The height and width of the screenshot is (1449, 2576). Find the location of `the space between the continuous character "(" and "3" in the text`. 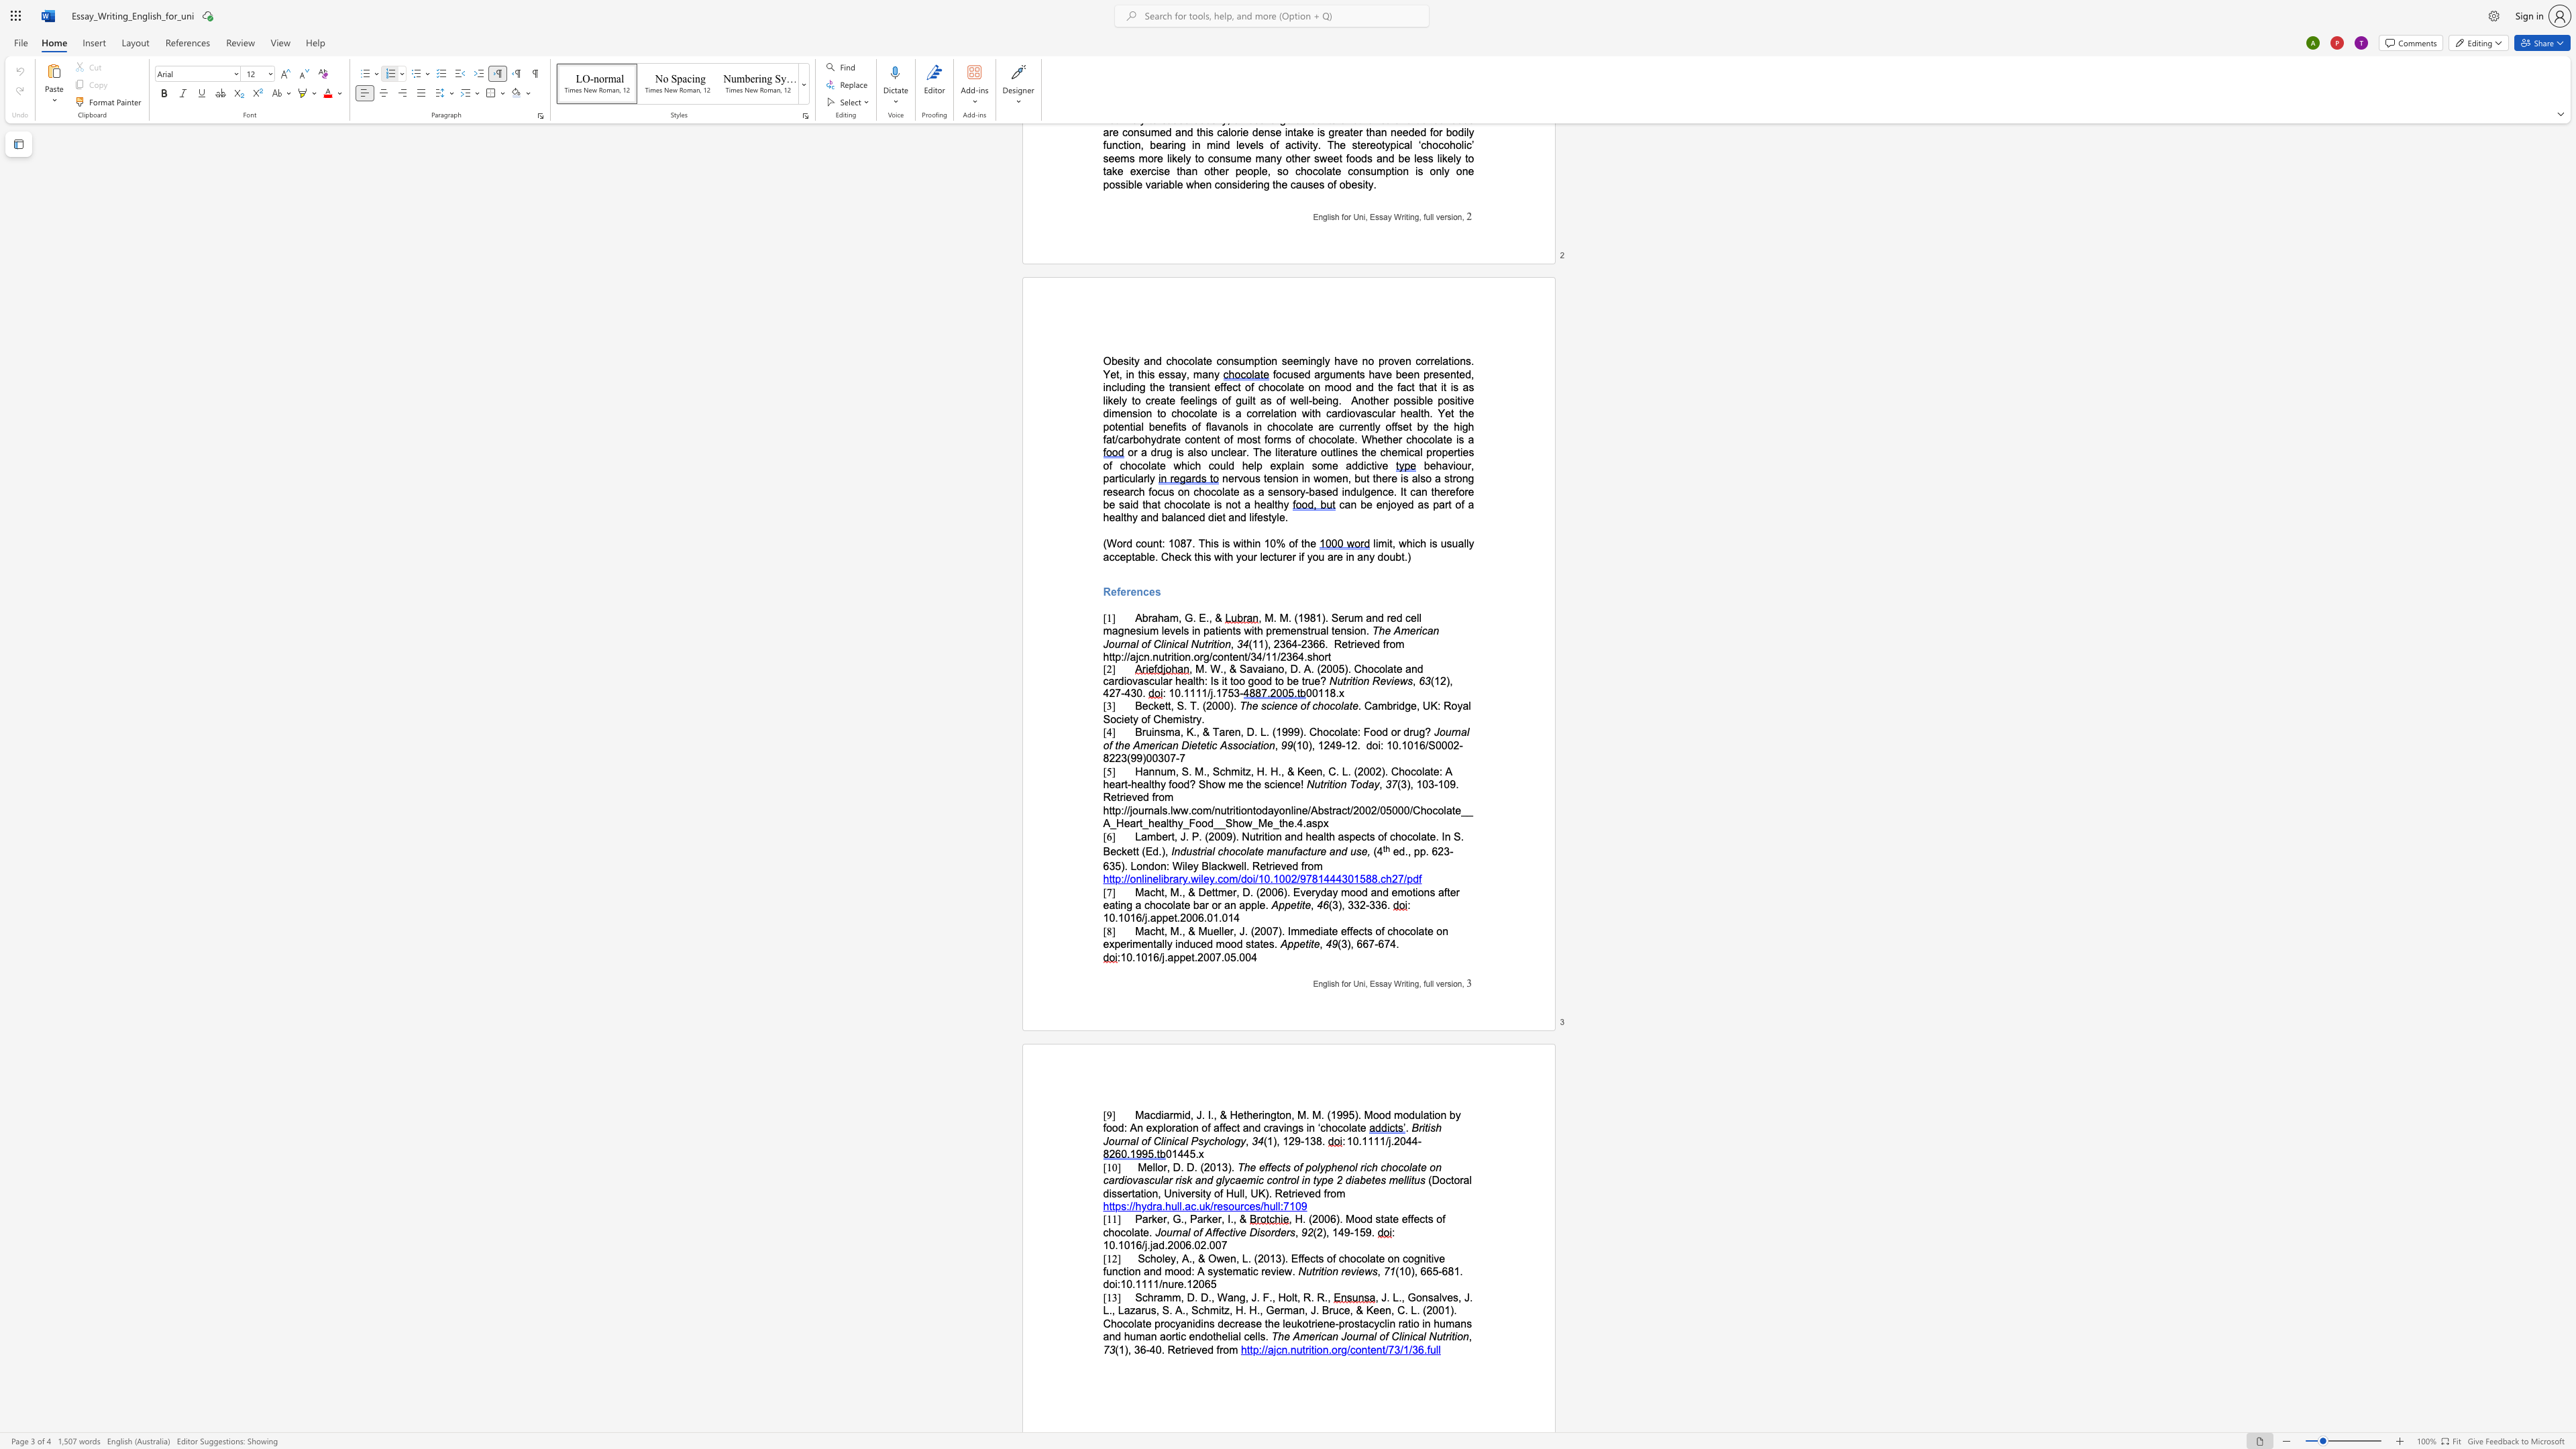

the space between the continuous character "(" and "3" in the text is located at coordinates (1332, 904).